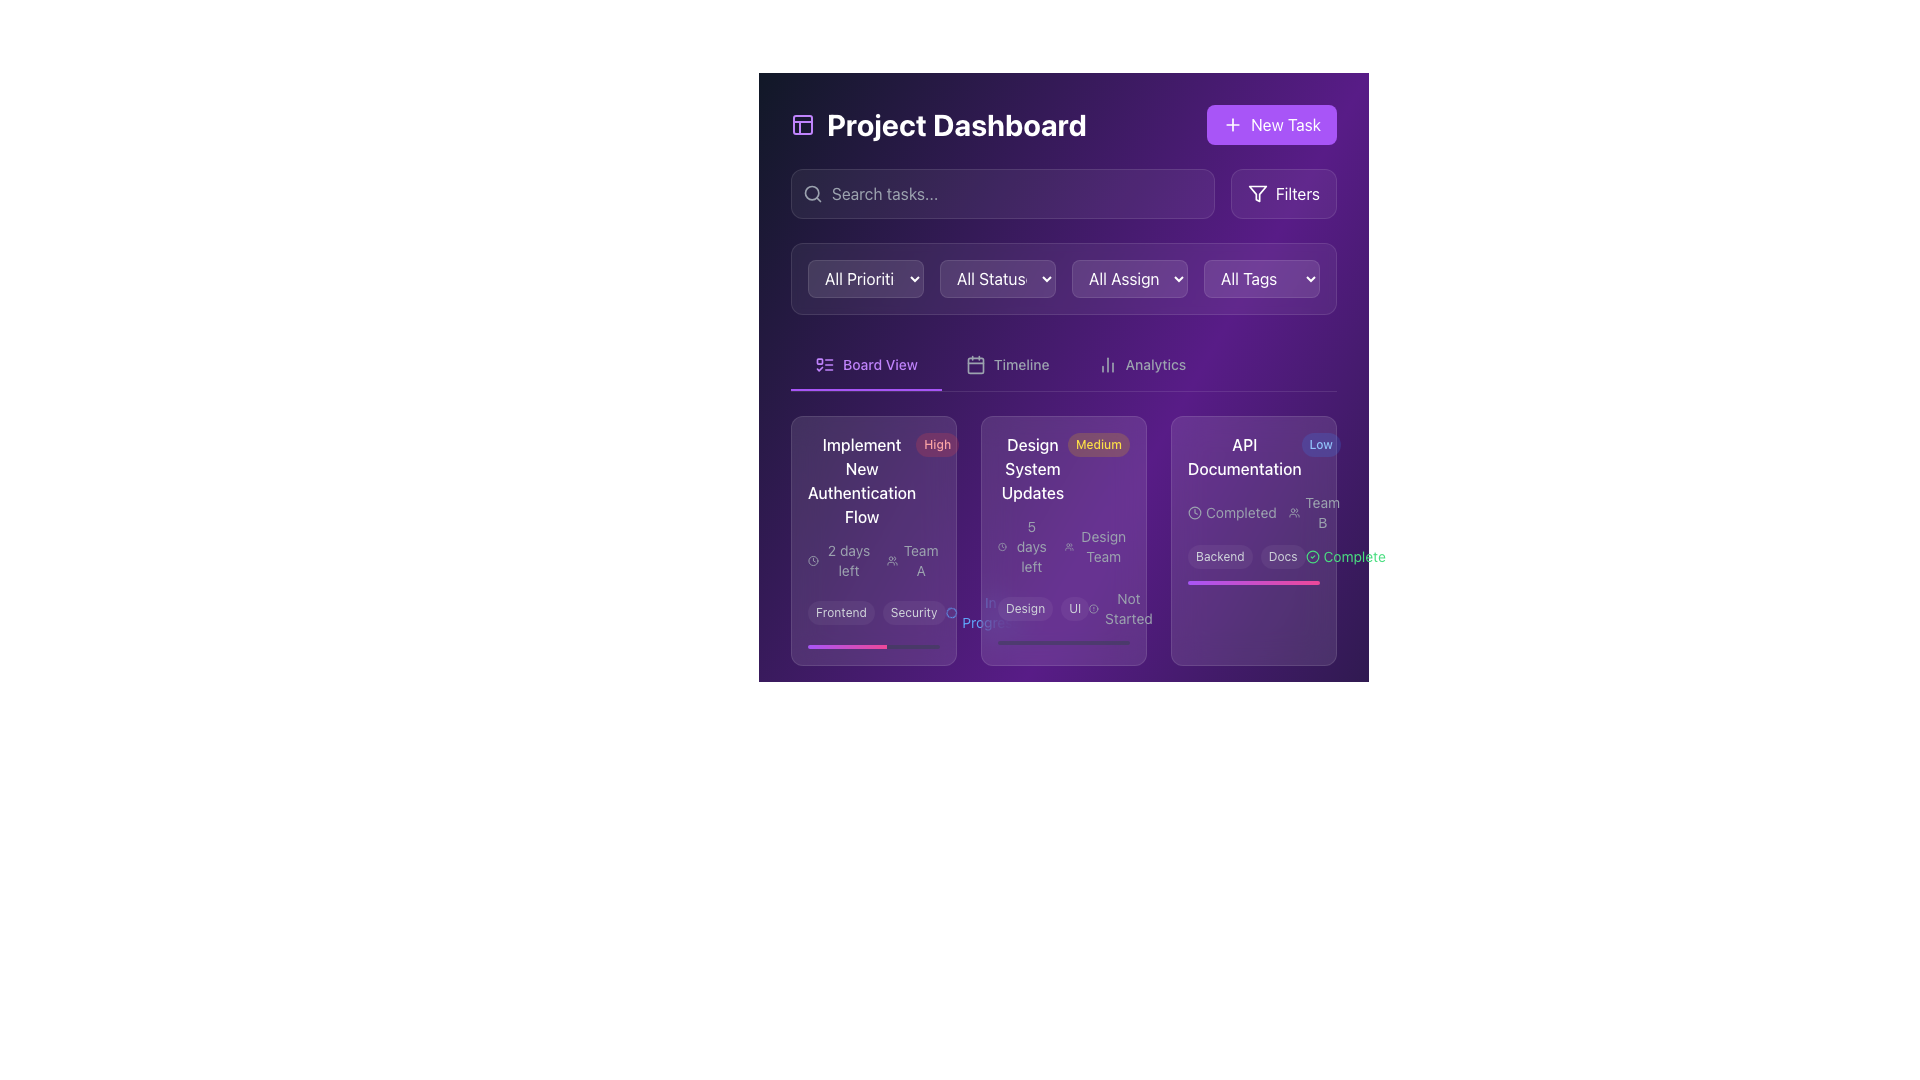 This screenshot has height=1080, width=1920. I want to click on the Tag group element located within the 'Design System Updates' card, positioned near the bottom in the second column of cards on the board interface, so click(1063, 608).